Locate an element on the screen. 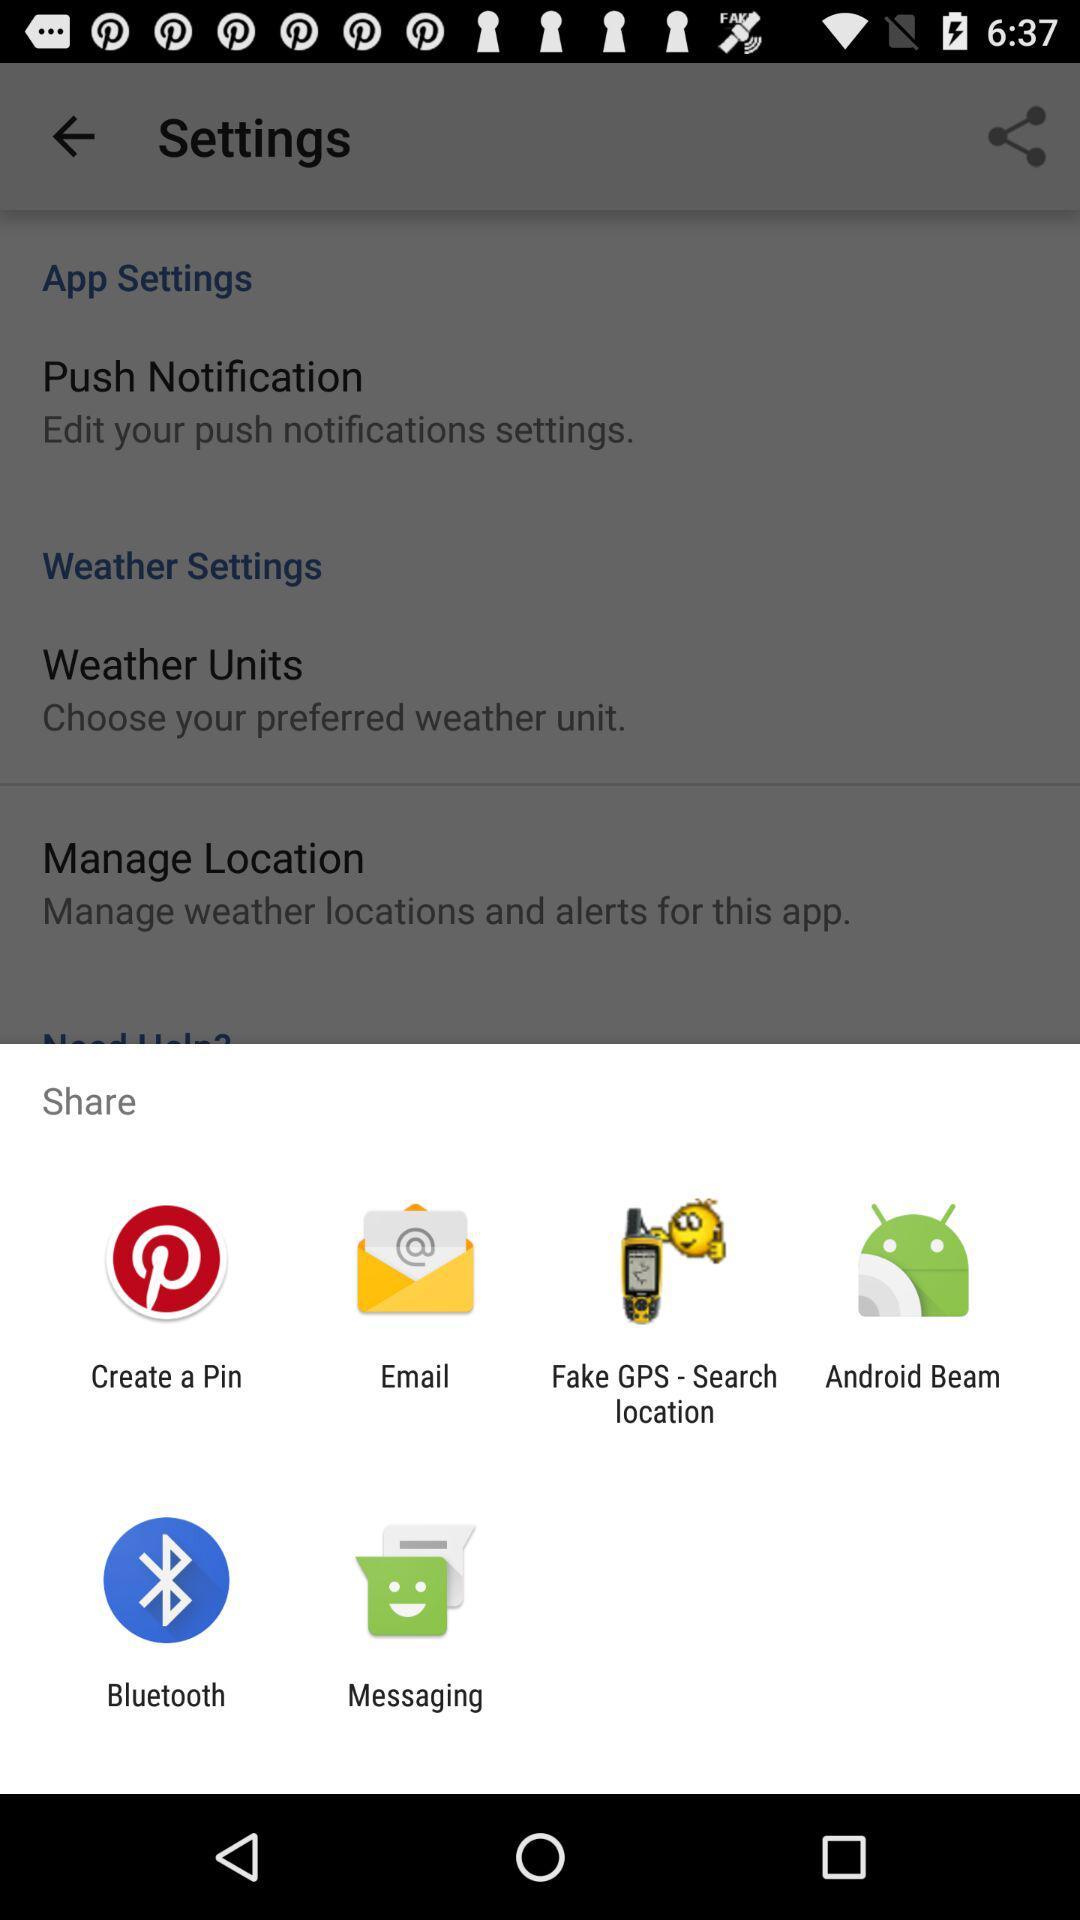  the icon at the bottom right corner is located at coordinates (913, 1392).